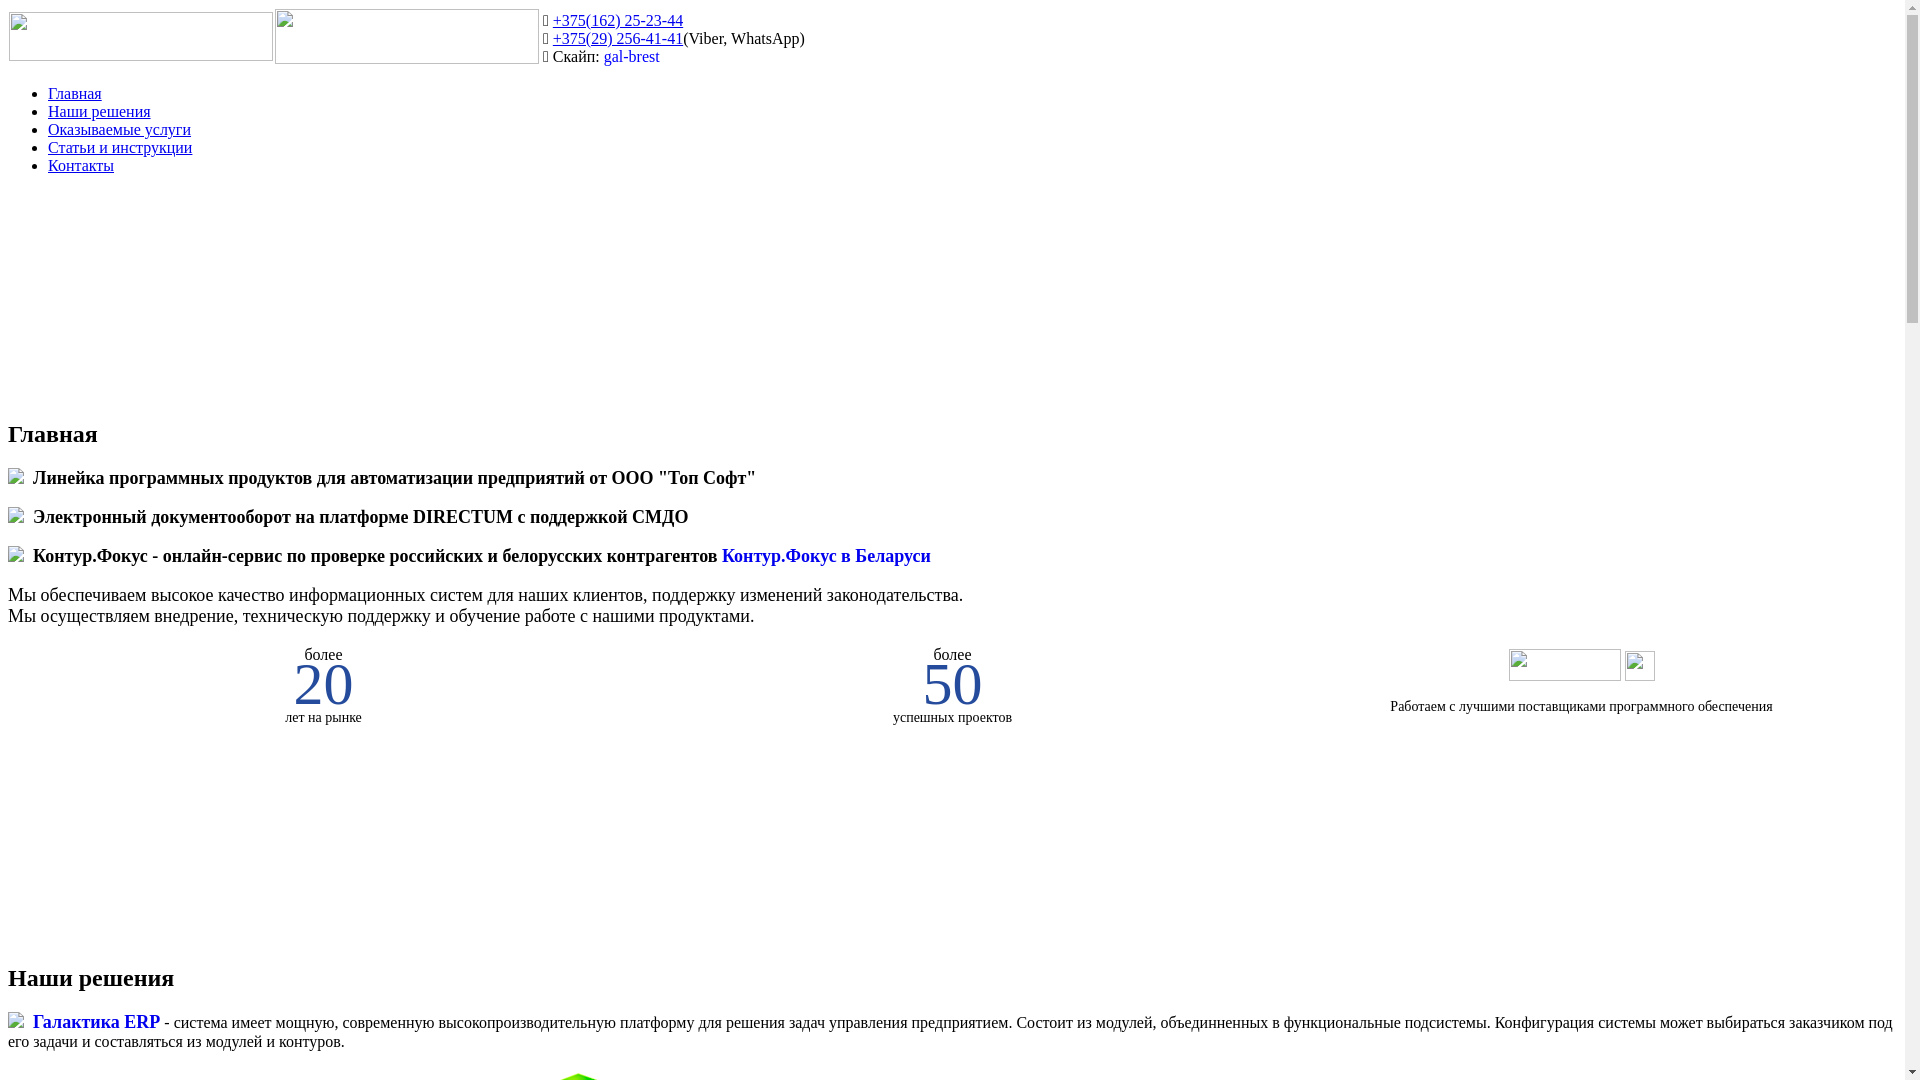 This screenshot has height=1080, width=1920. Describe the element at coordinates (552, 38) in the screenshot. I see `'+375(29) 256-41-41'` at that location.